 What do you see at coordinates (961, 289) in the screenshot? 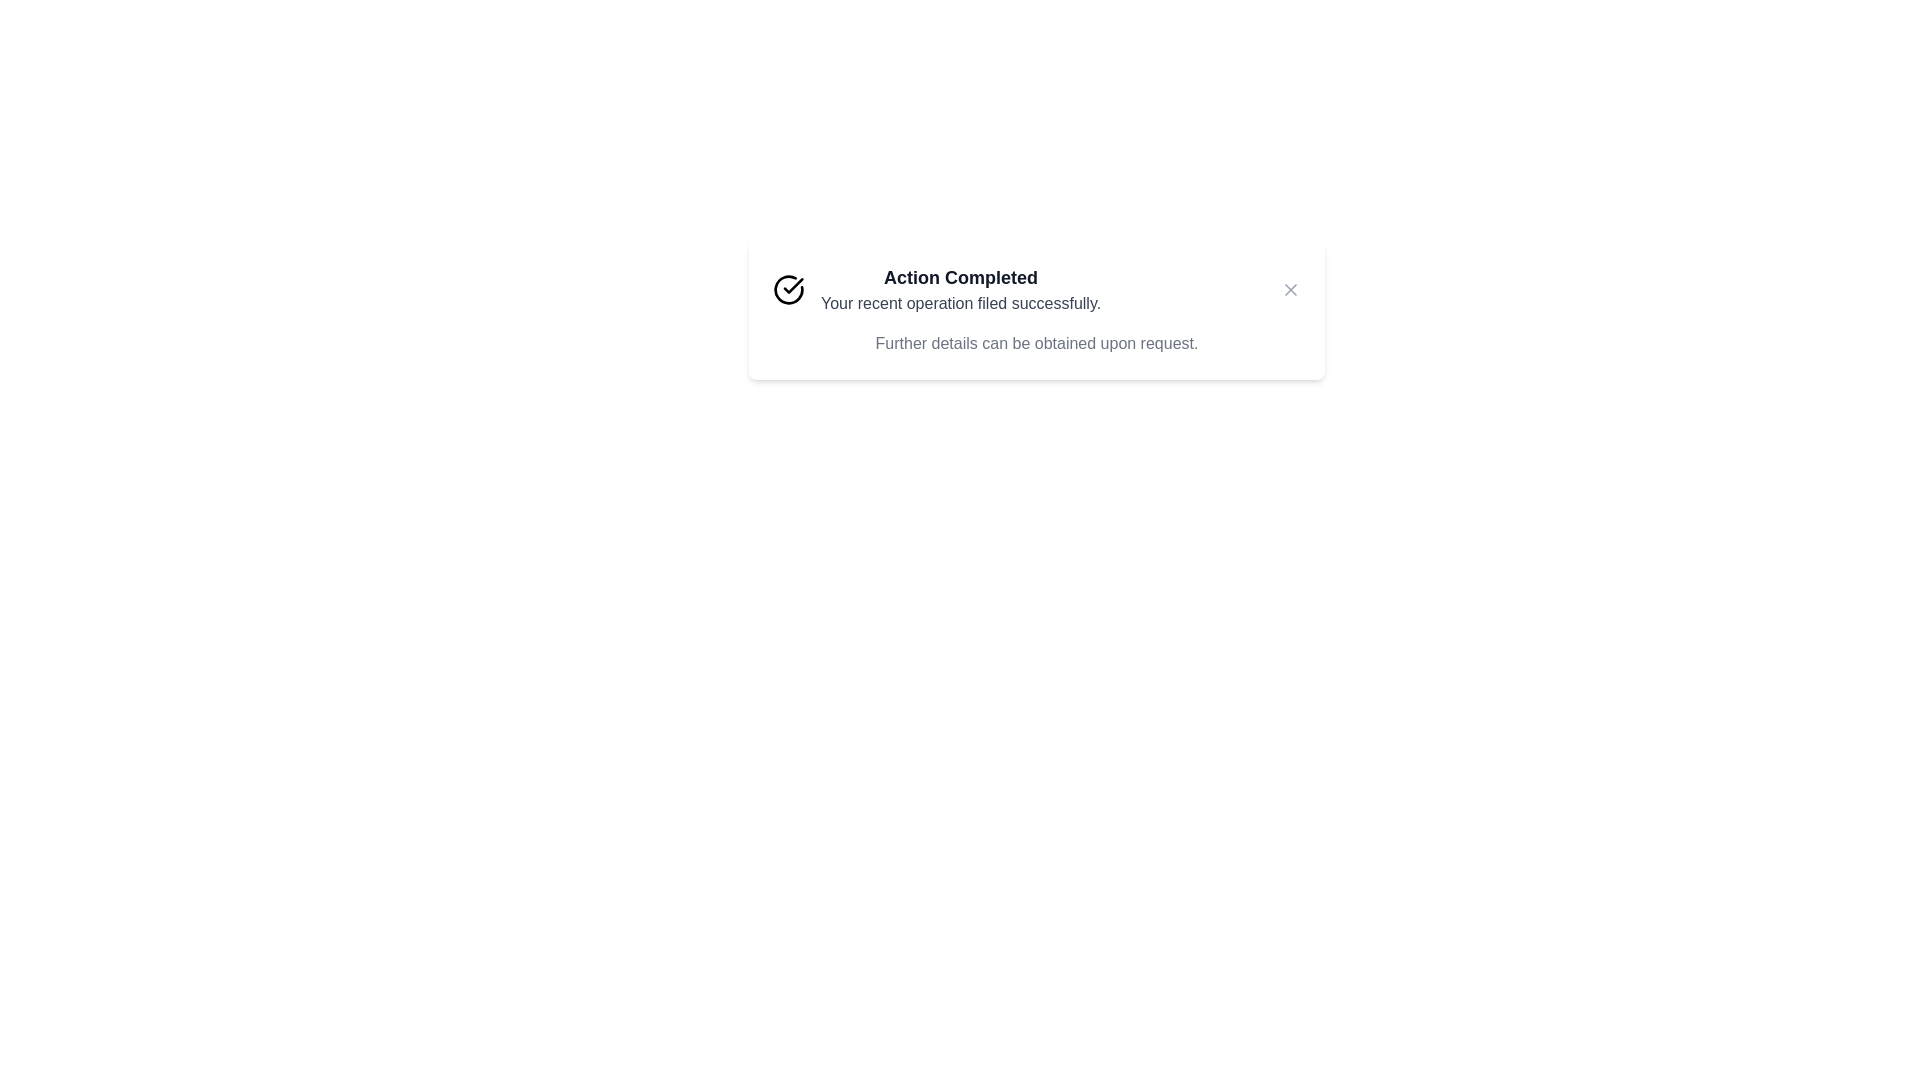
I see `text displayed in the Text display block that states 'Action Completed' and 'Your recent operation filed successfully.'` at bounding box center [961, 289].